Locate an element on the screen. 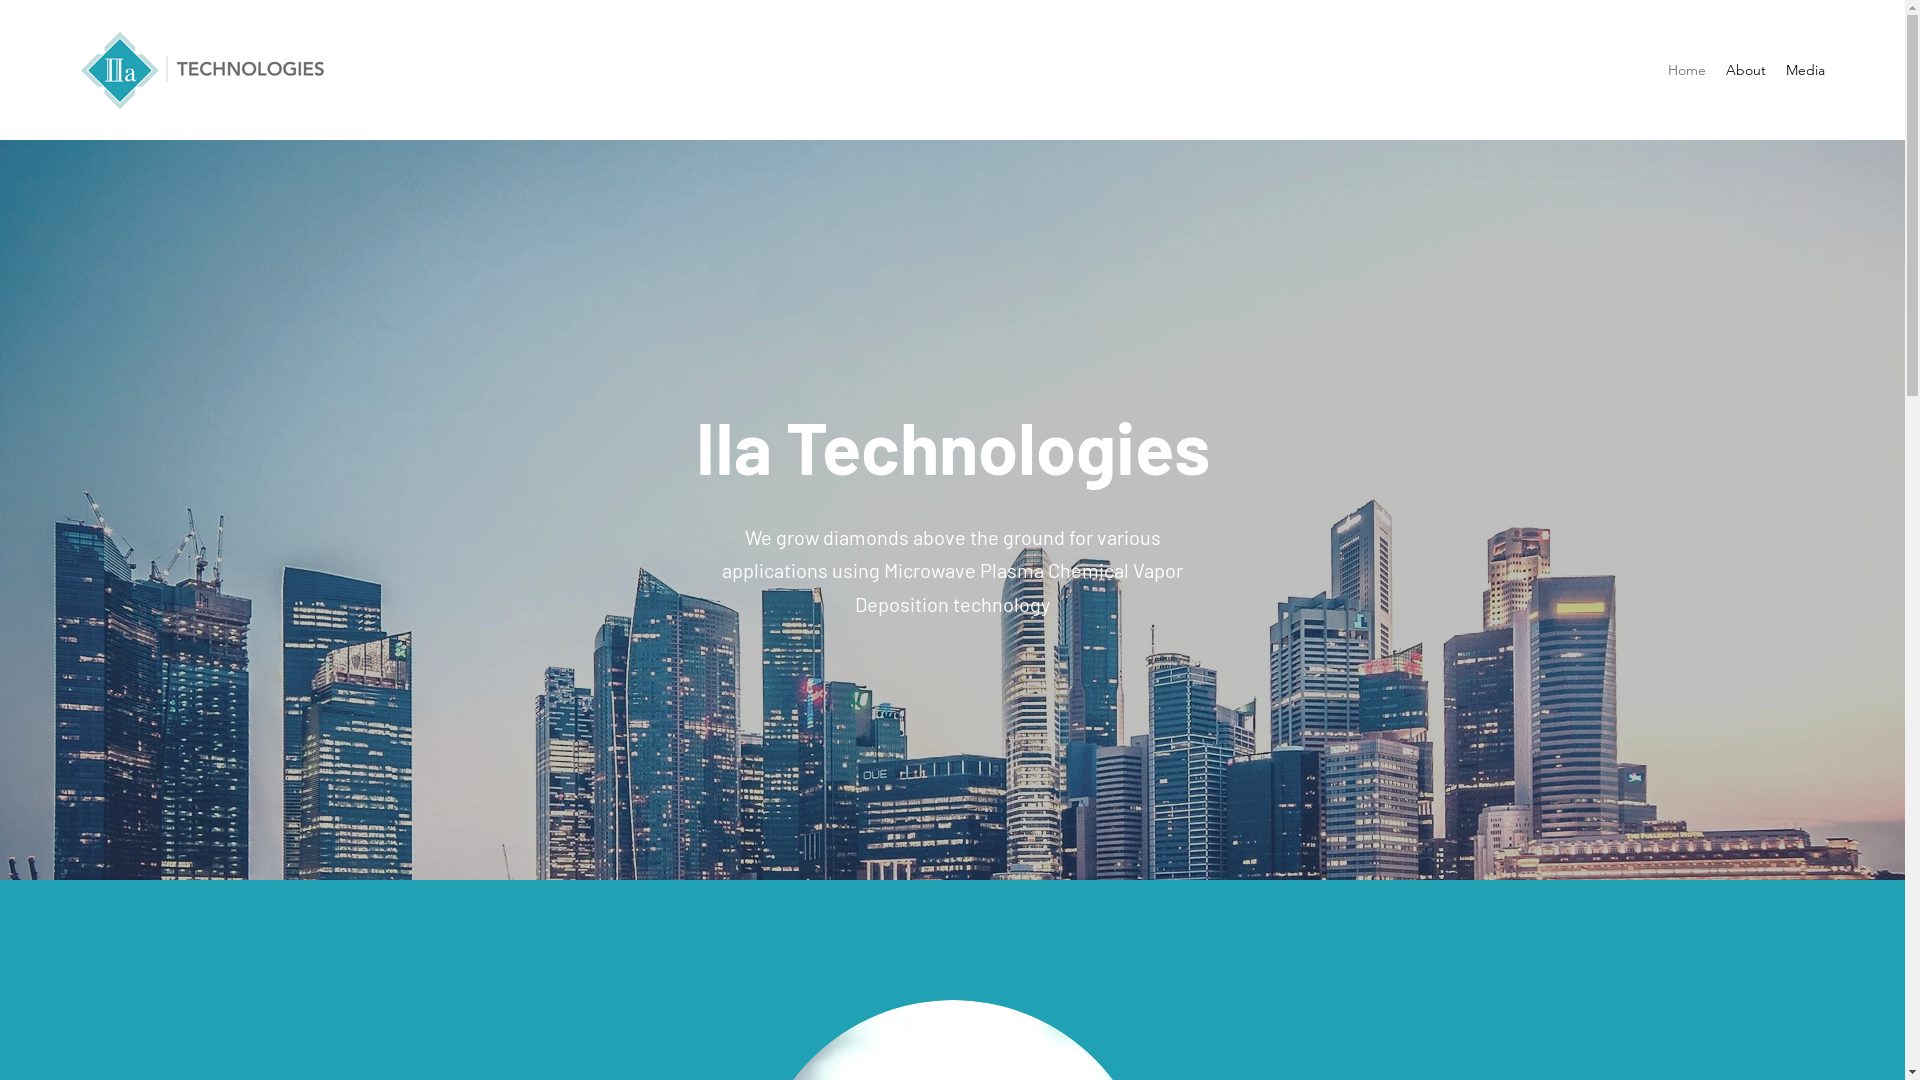 The width and height of the screenshot is (1920, 1080). 'Media' is located at coordinates (1805, 68).